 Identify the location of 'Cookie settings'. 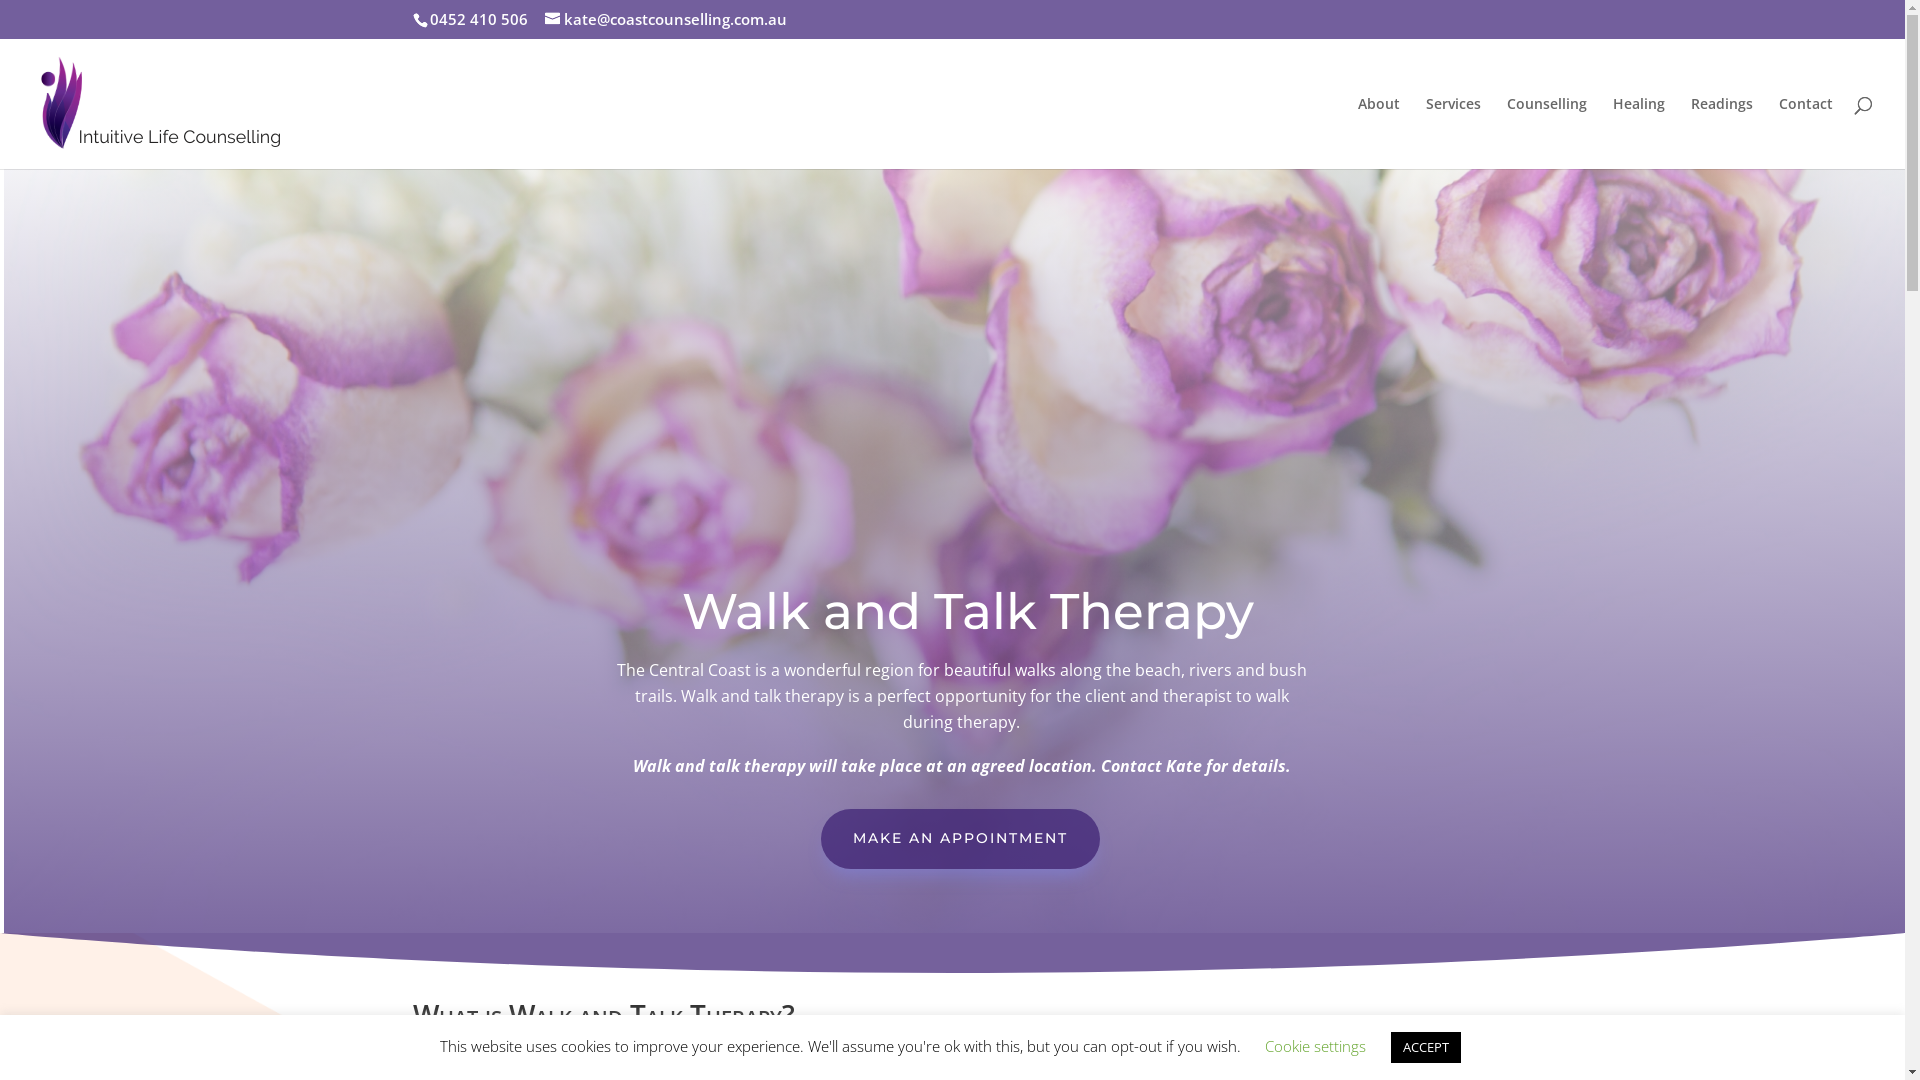
(1262, 1044).